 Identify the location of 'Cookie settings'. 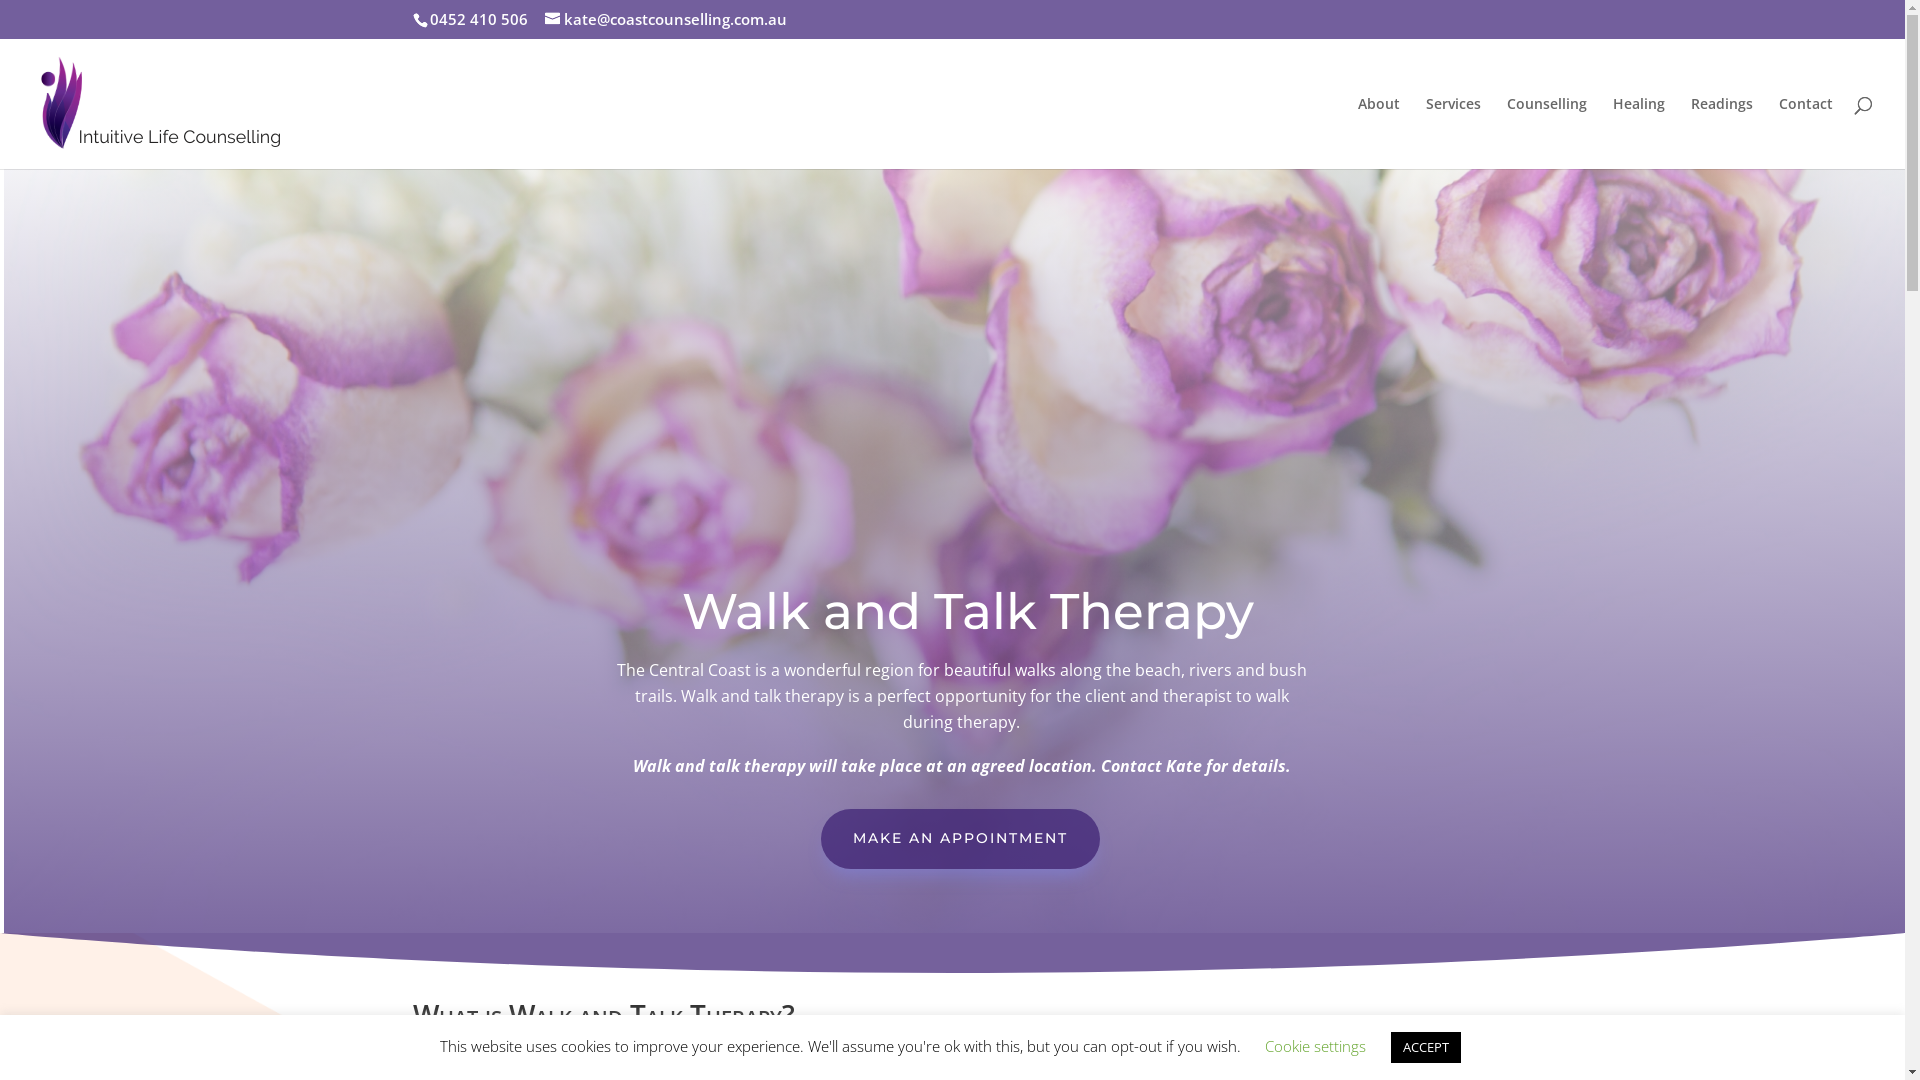
(1262, 1044).